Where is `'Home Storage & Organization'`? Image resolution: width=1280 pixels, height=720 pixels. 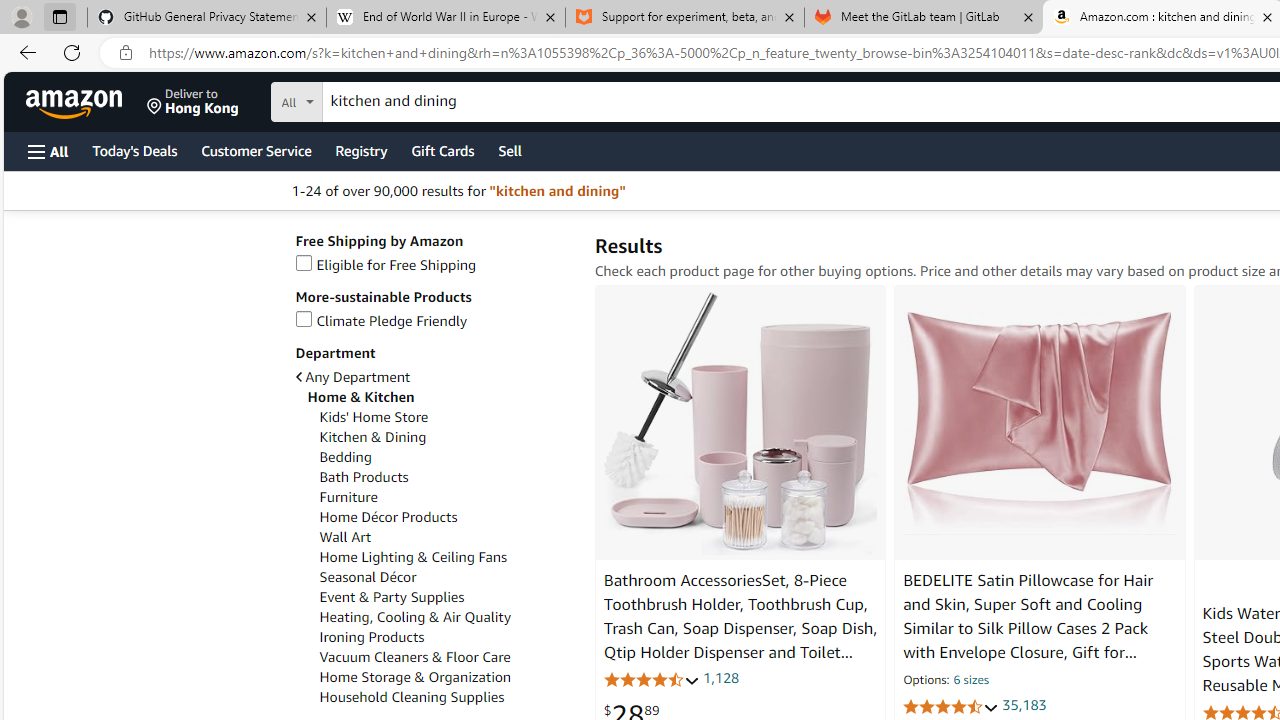 'Home Storage & Organization' is located at coordinates (414, 676).